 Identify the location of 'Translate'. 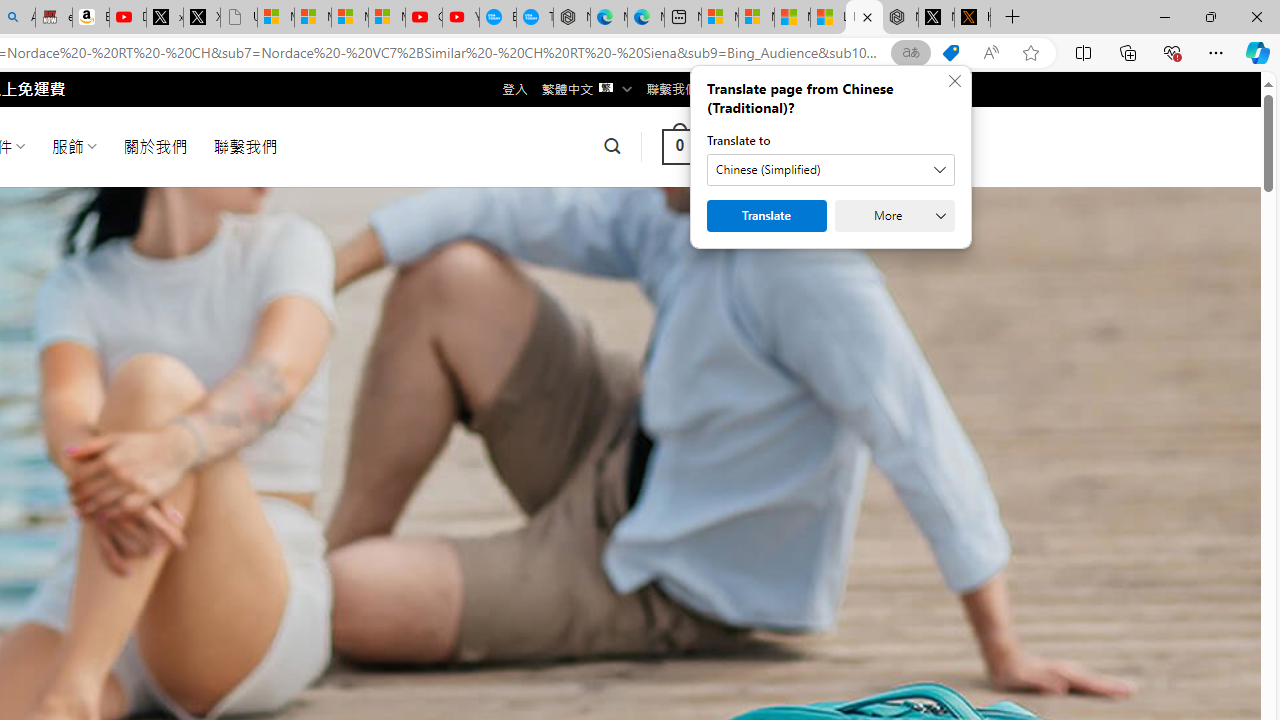
(765, 216).